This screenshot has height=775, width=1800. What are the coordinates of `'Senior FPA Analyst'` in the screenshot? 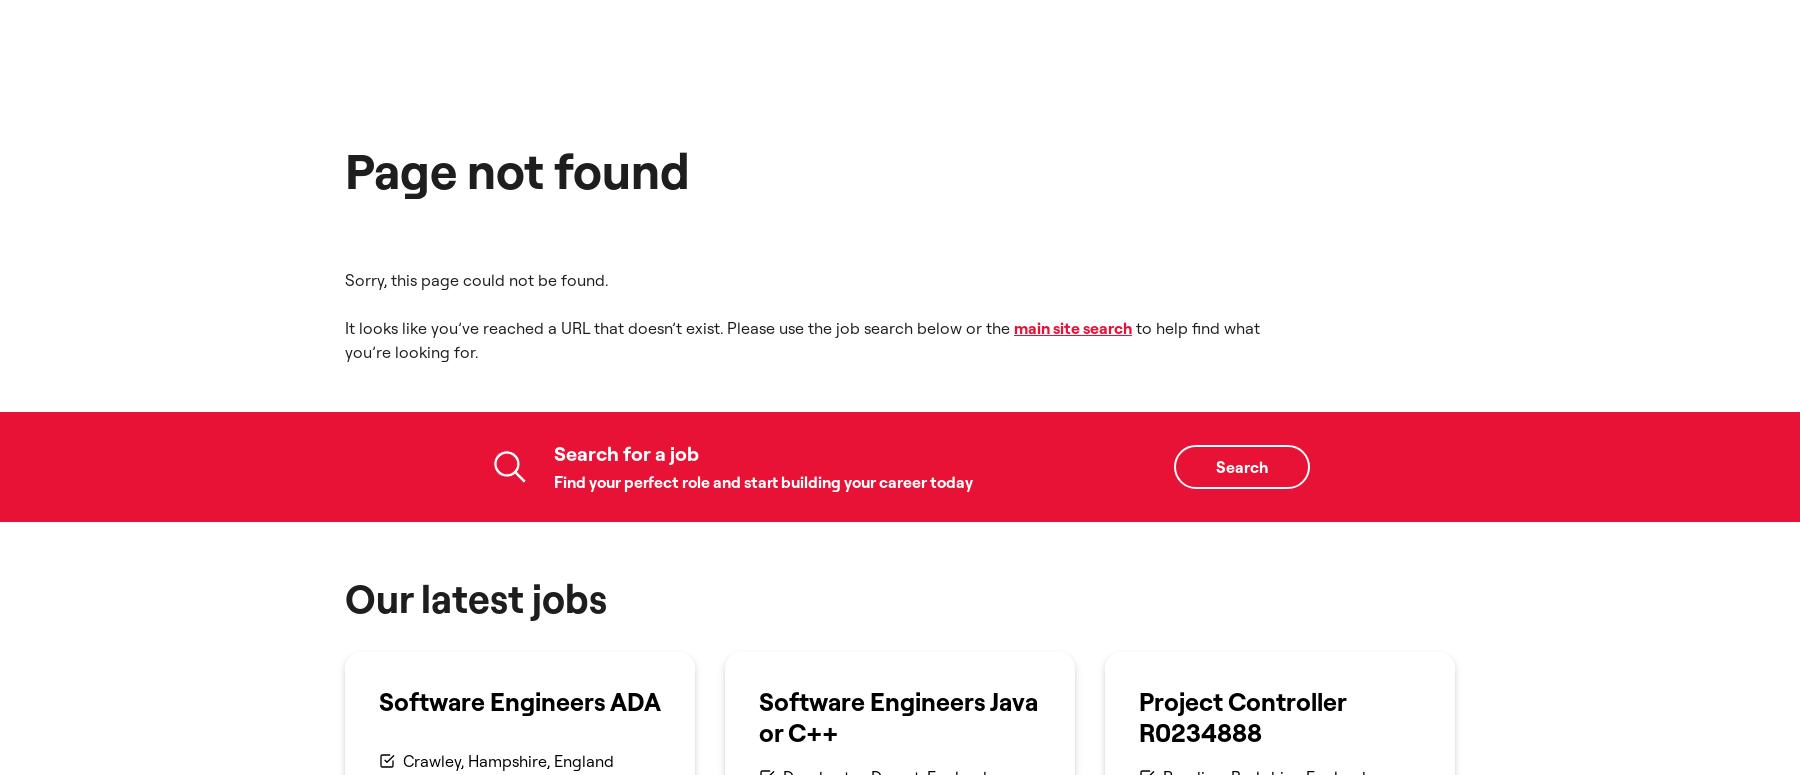 It's located at (864, 233).